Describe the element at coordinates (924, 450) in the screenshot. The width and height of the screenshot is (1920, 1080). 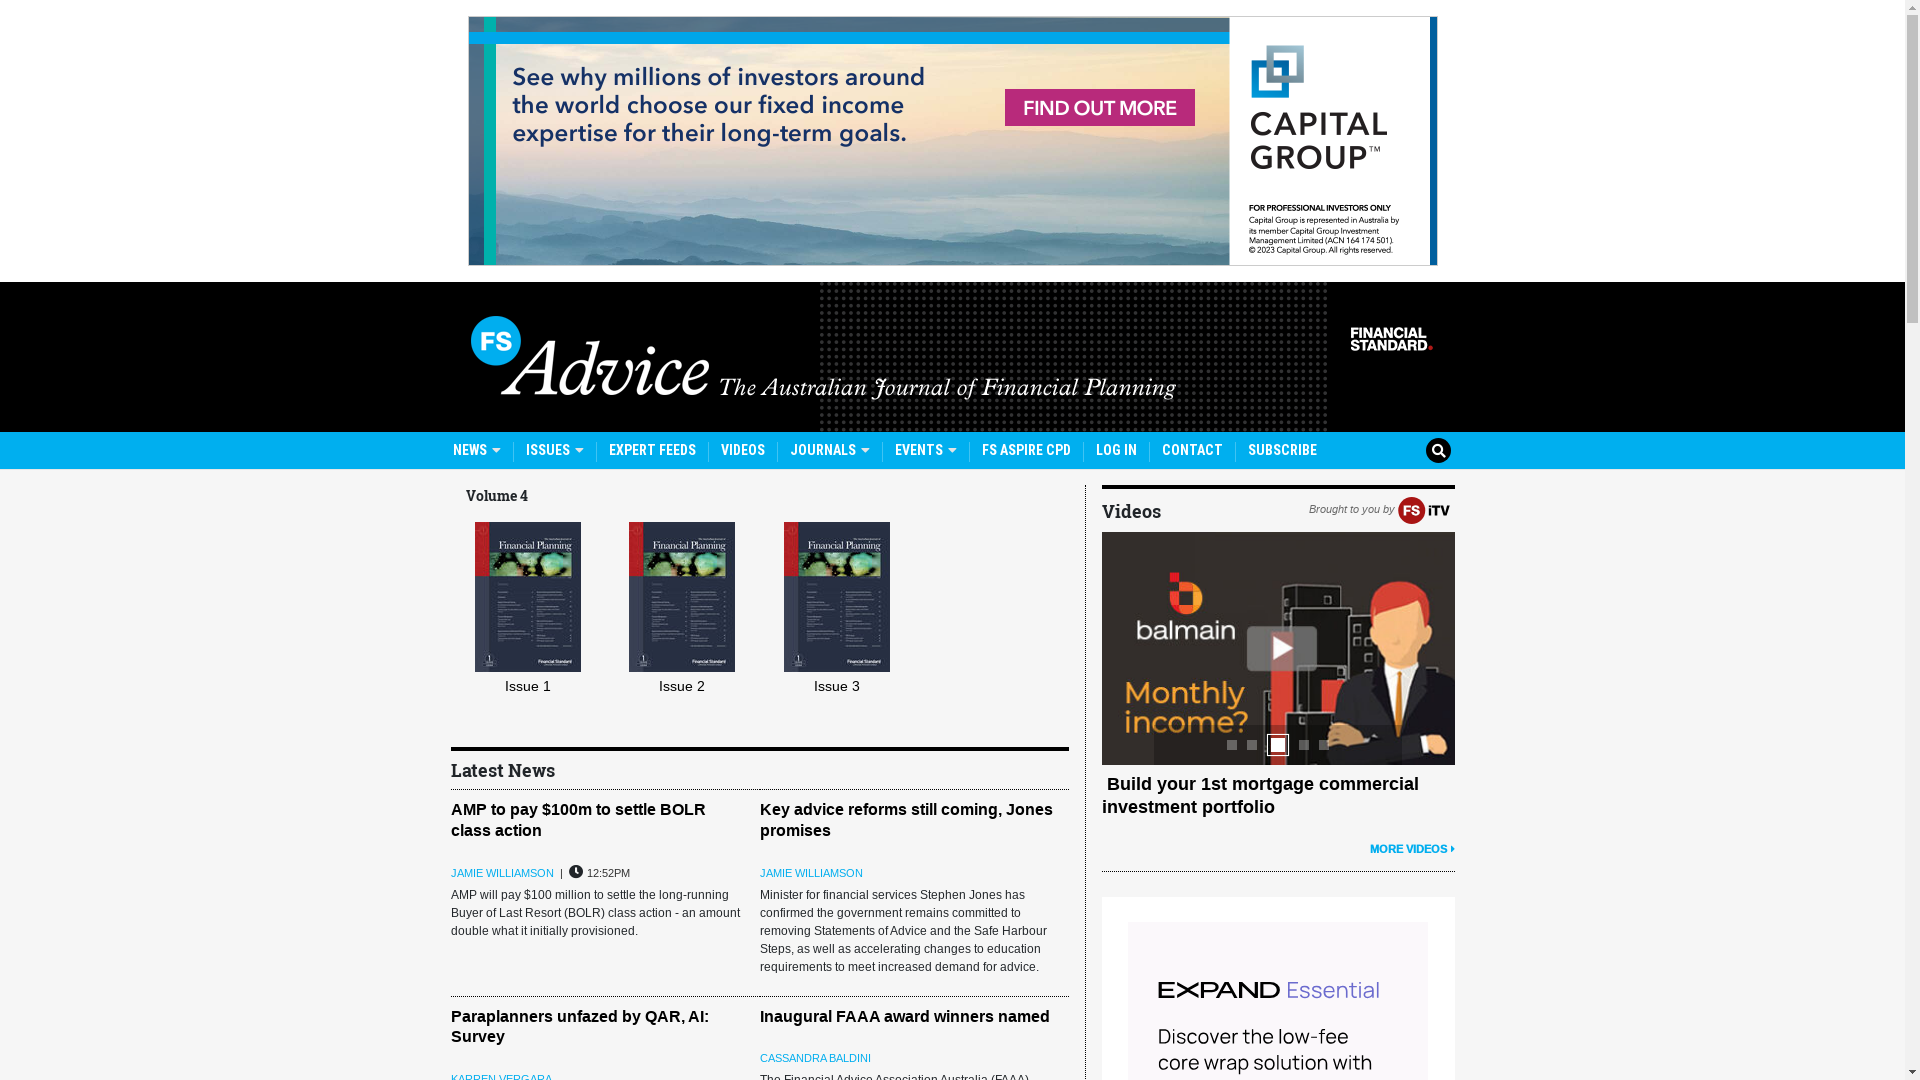
I see `'EVENTS'` at that location.